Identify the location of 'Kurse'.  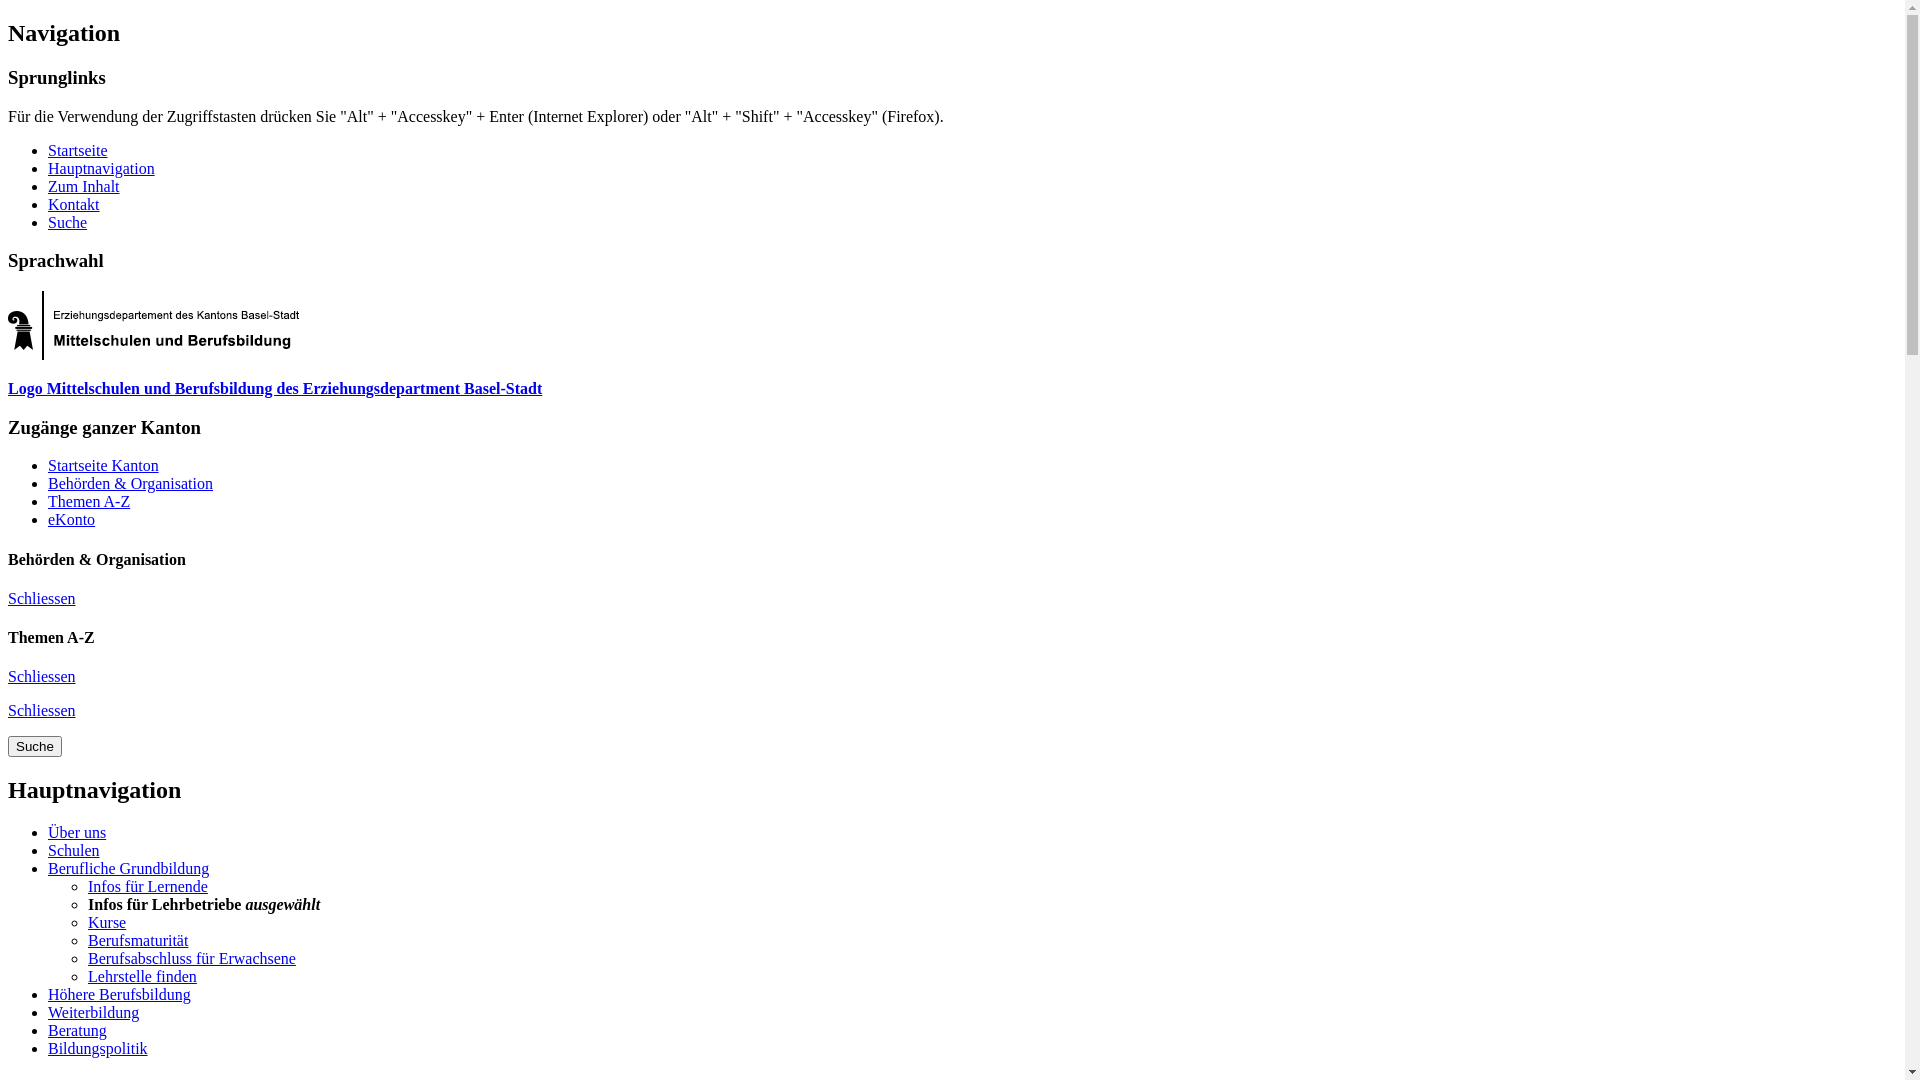
(105, 922).